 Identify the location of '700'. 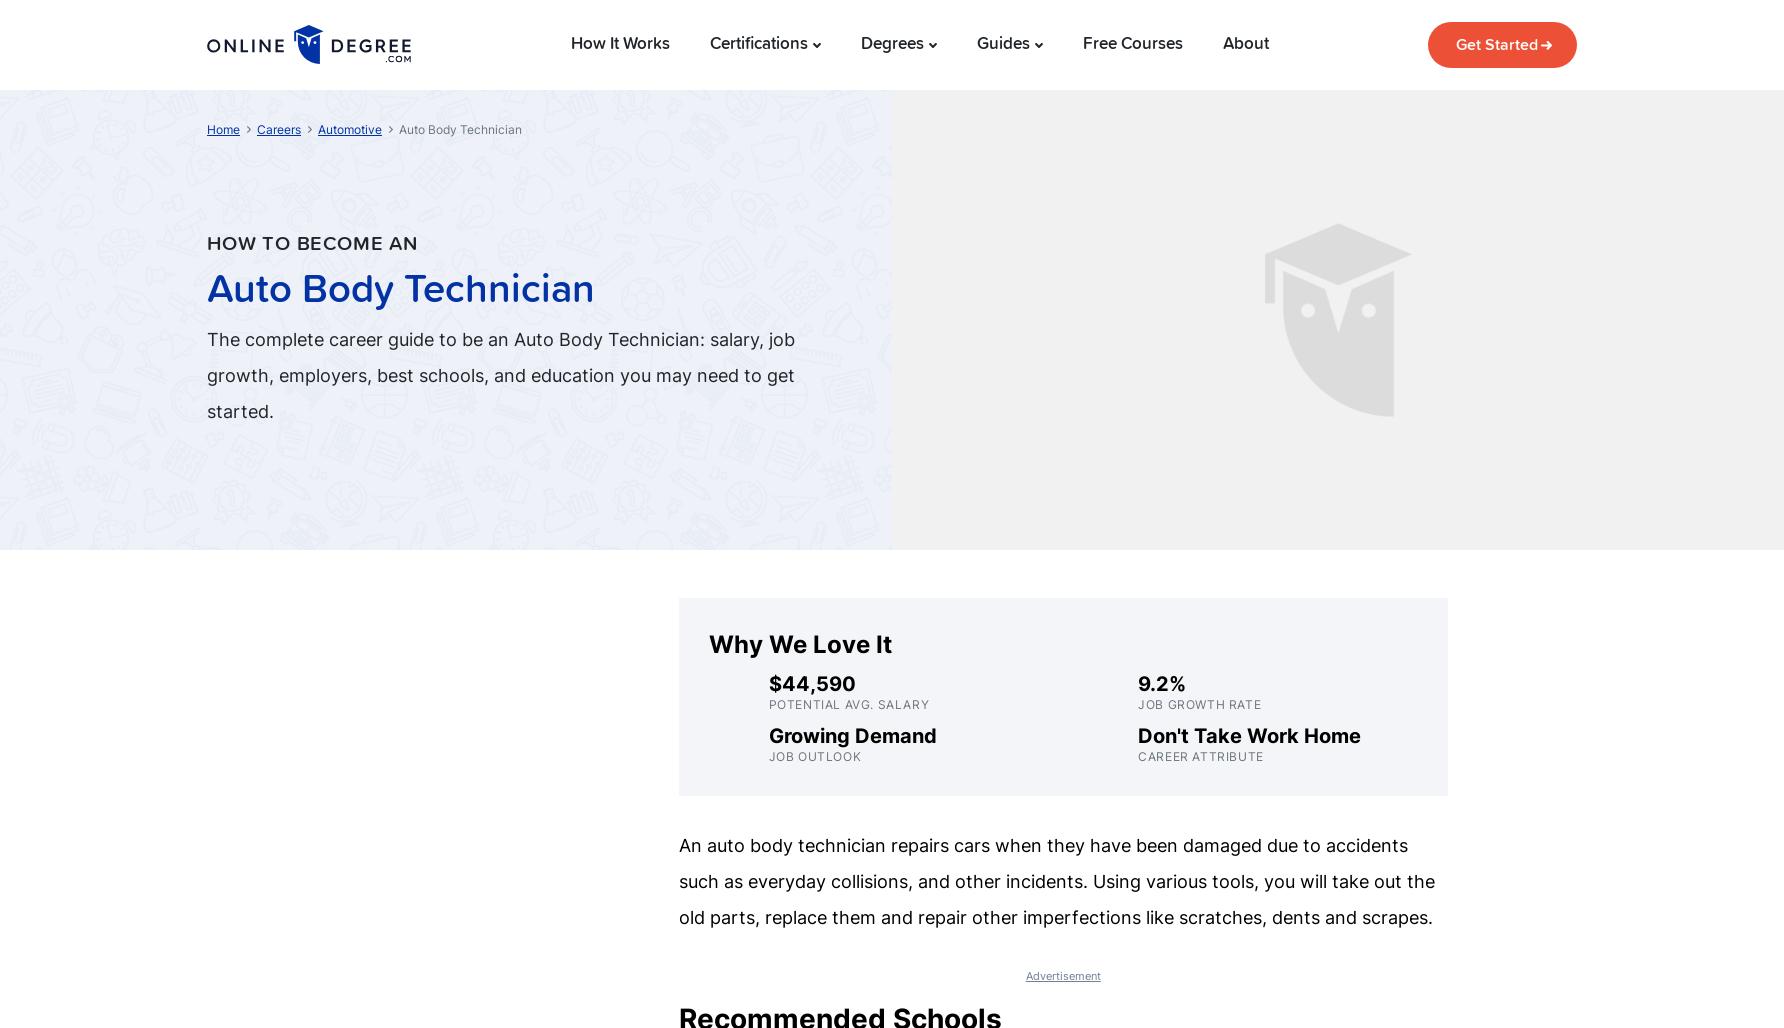
(1281, 77).